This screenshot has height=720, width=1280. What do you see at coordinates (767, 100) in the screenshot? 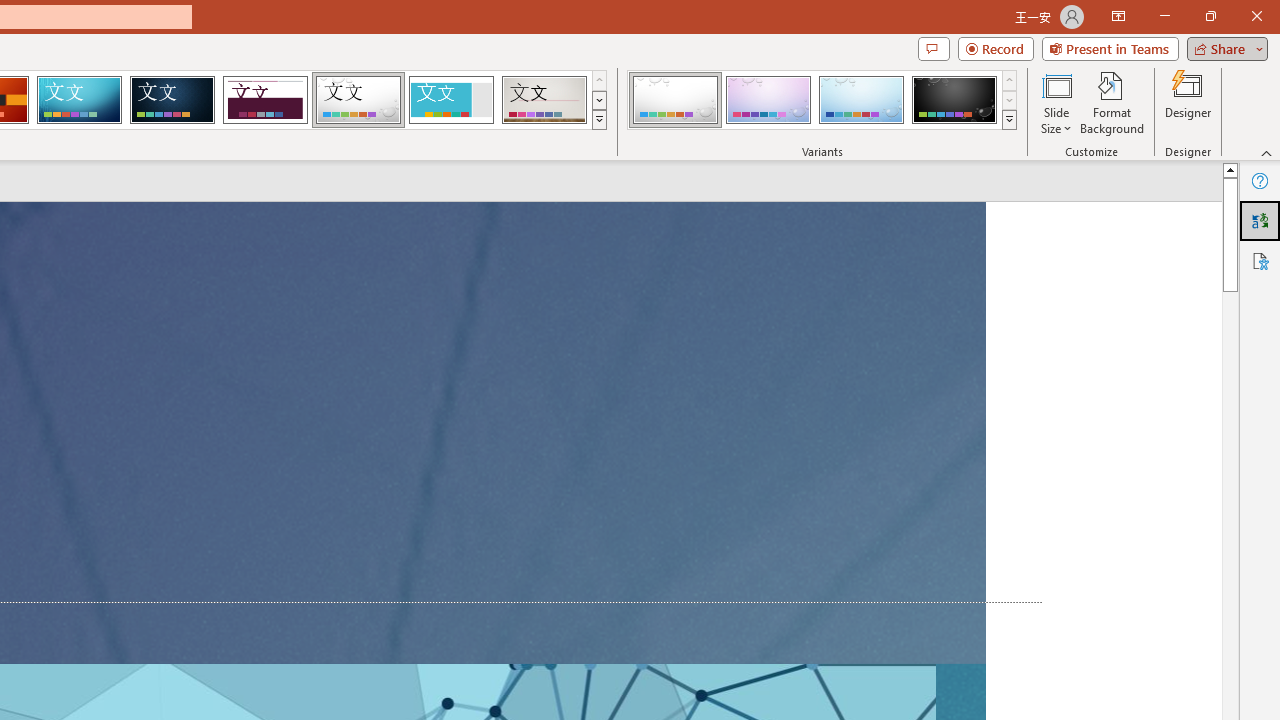
I see `'Droplet Variant 2'` at bounding box center [767, 100].